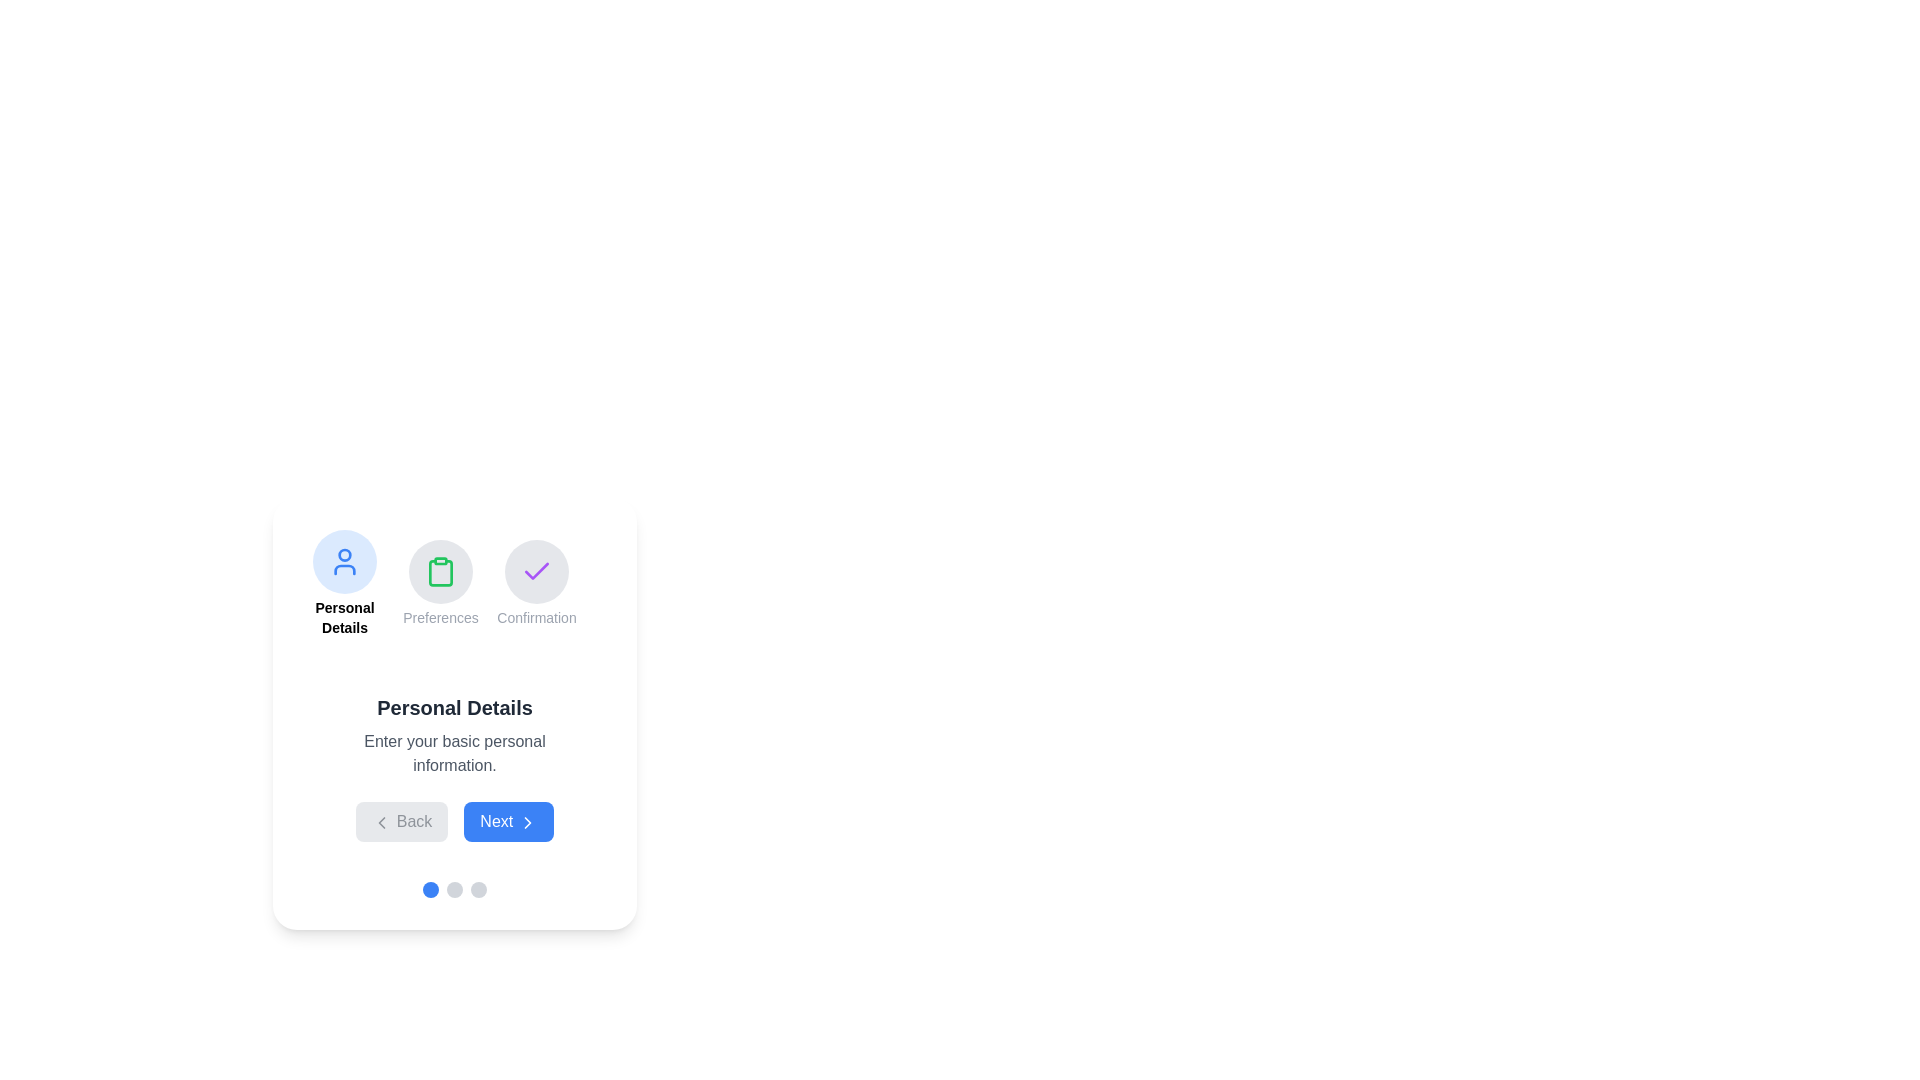 Image resolution: width=1920 pixels, height=1080 pixels. I want to click on the 'Personal Details' step in the vertical navigation step indicator, which features a blue user silhouette icon and bold black text, so click(345, 583).